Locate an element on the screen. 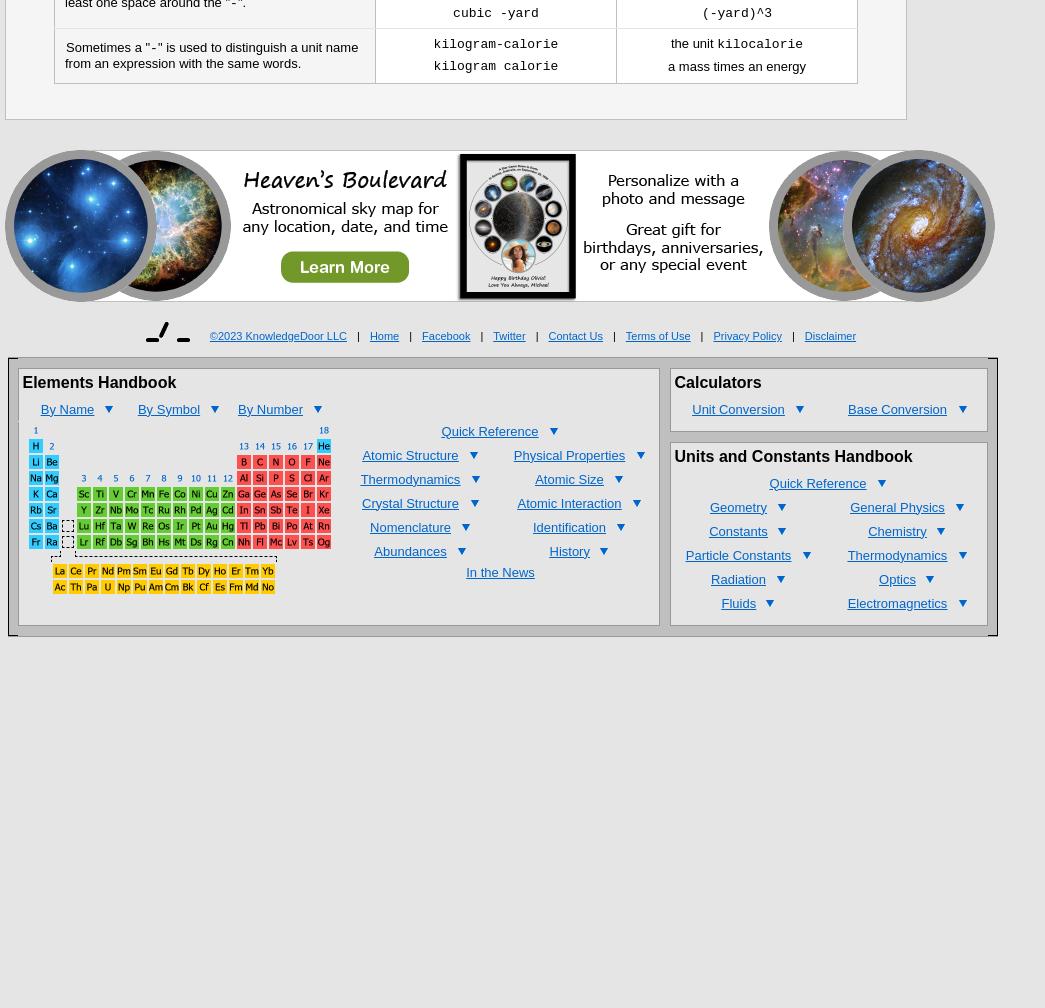  '-' is located at coordinates (152, 47).